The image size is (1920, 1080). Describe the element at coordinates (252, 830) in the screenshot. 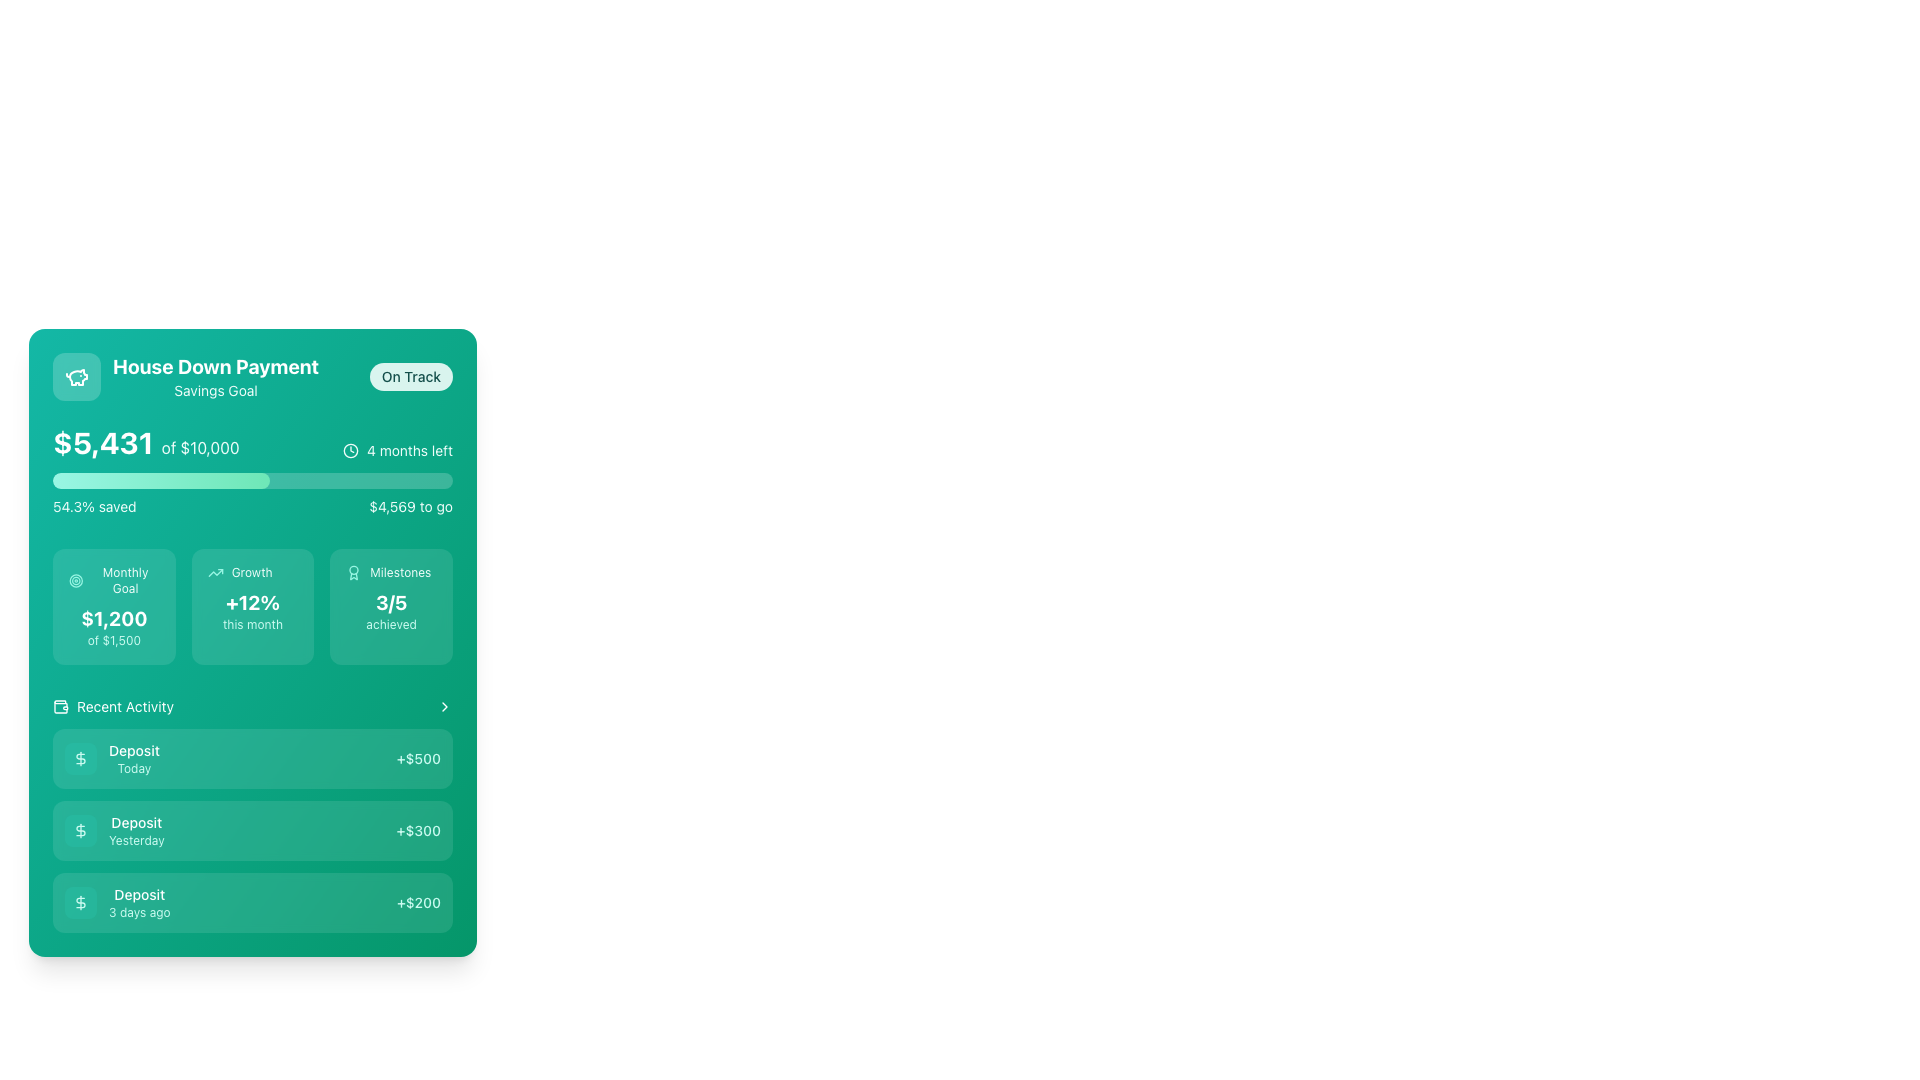

I see `the second entry in the 'Recent Activity' section of the financial dashboard` at that location.